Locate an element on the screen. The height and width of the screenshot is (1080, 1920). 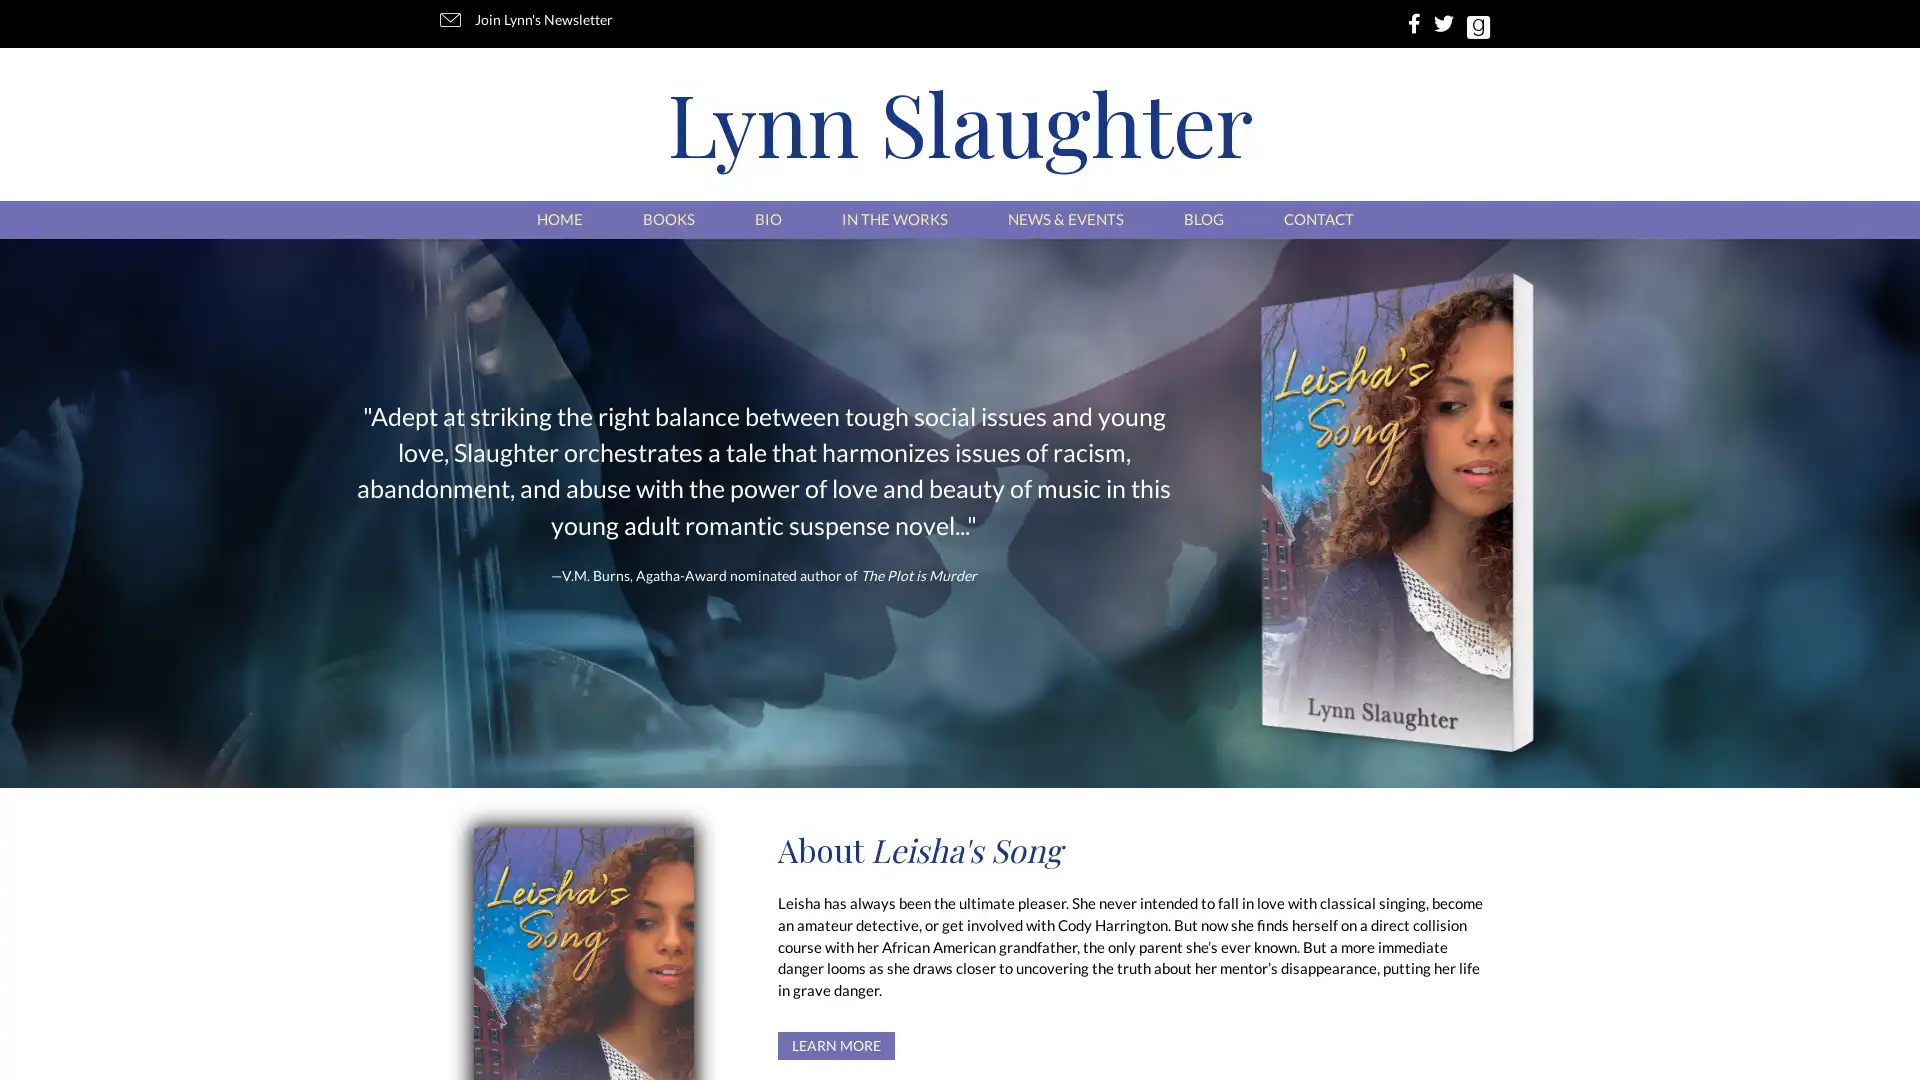
Join Lynn's Newsletter is located at coordinates (529, 20).